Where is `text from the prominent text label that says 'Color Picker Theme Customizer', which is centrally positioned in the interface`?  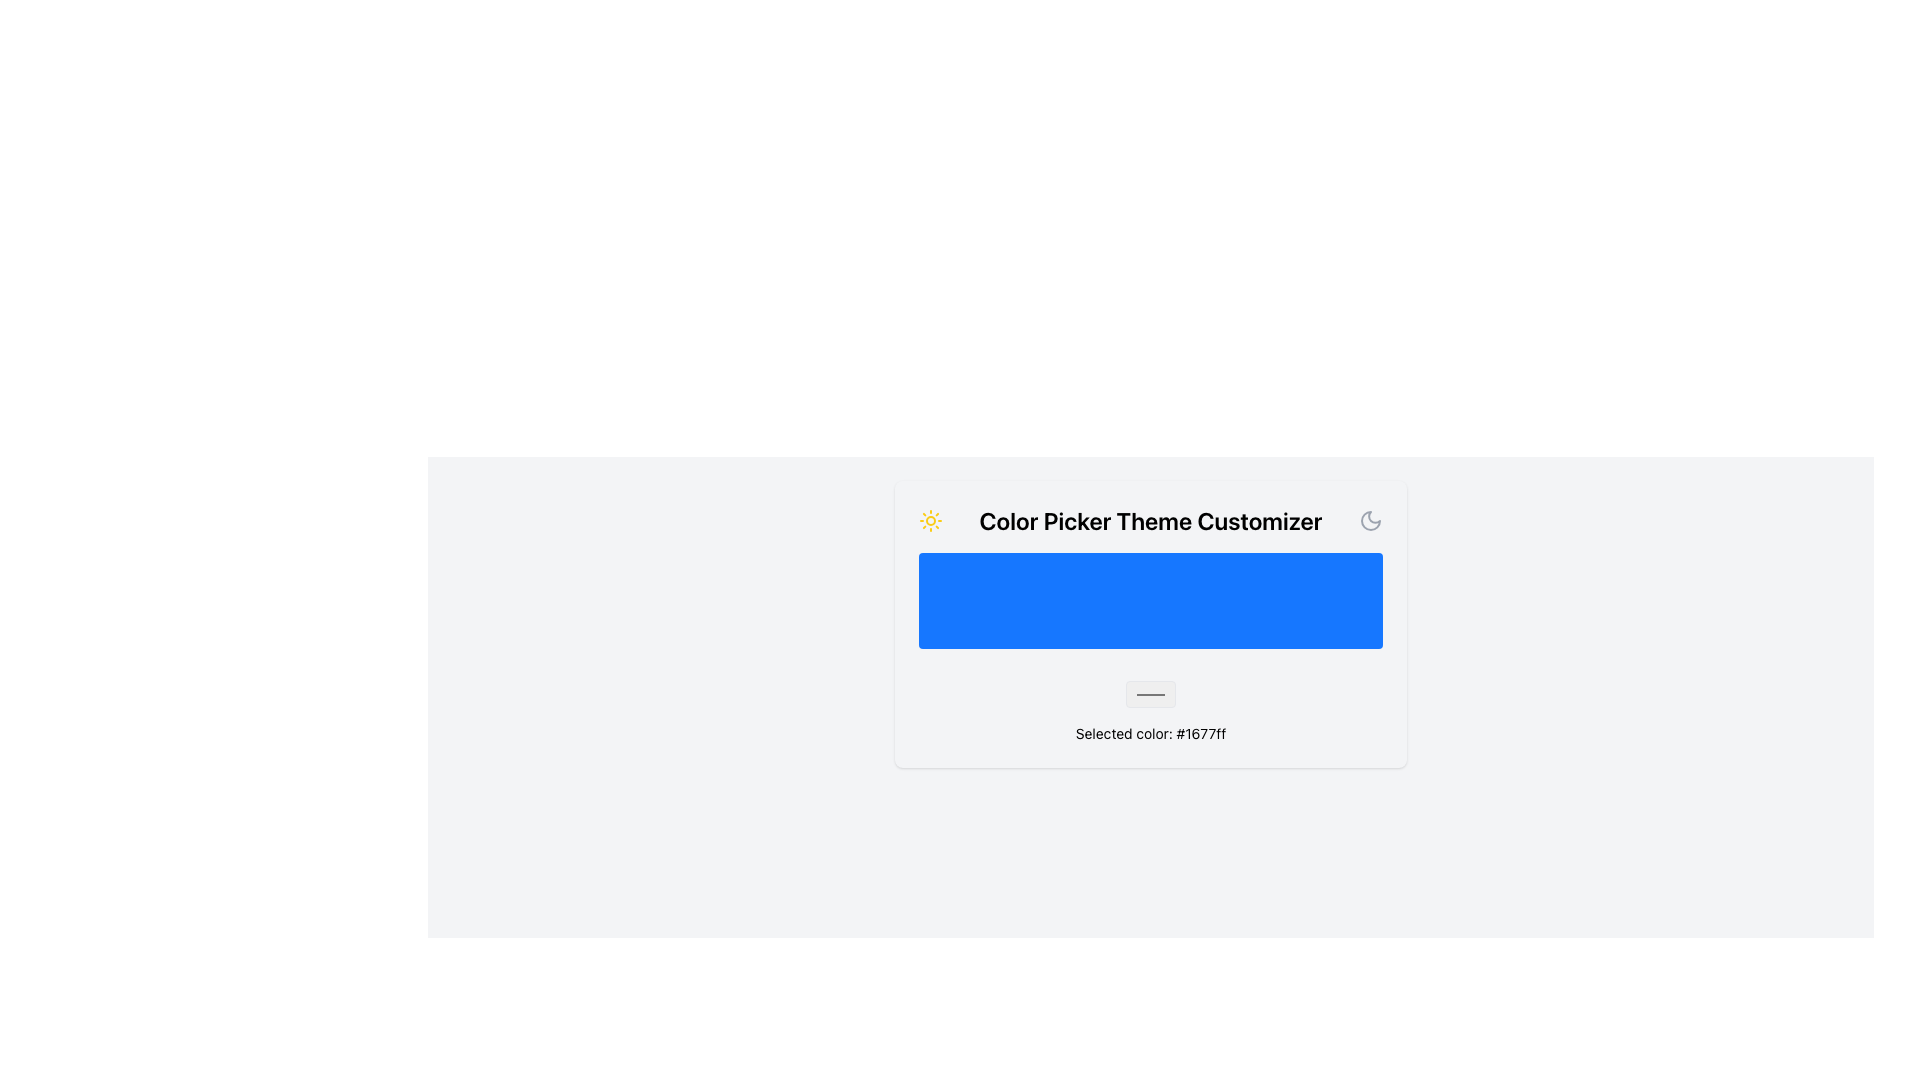
text from the prominent text label that says 'Color Picker Theme Customizer', which is centrally positioned in the interface is located at coordinates (1151, 519).